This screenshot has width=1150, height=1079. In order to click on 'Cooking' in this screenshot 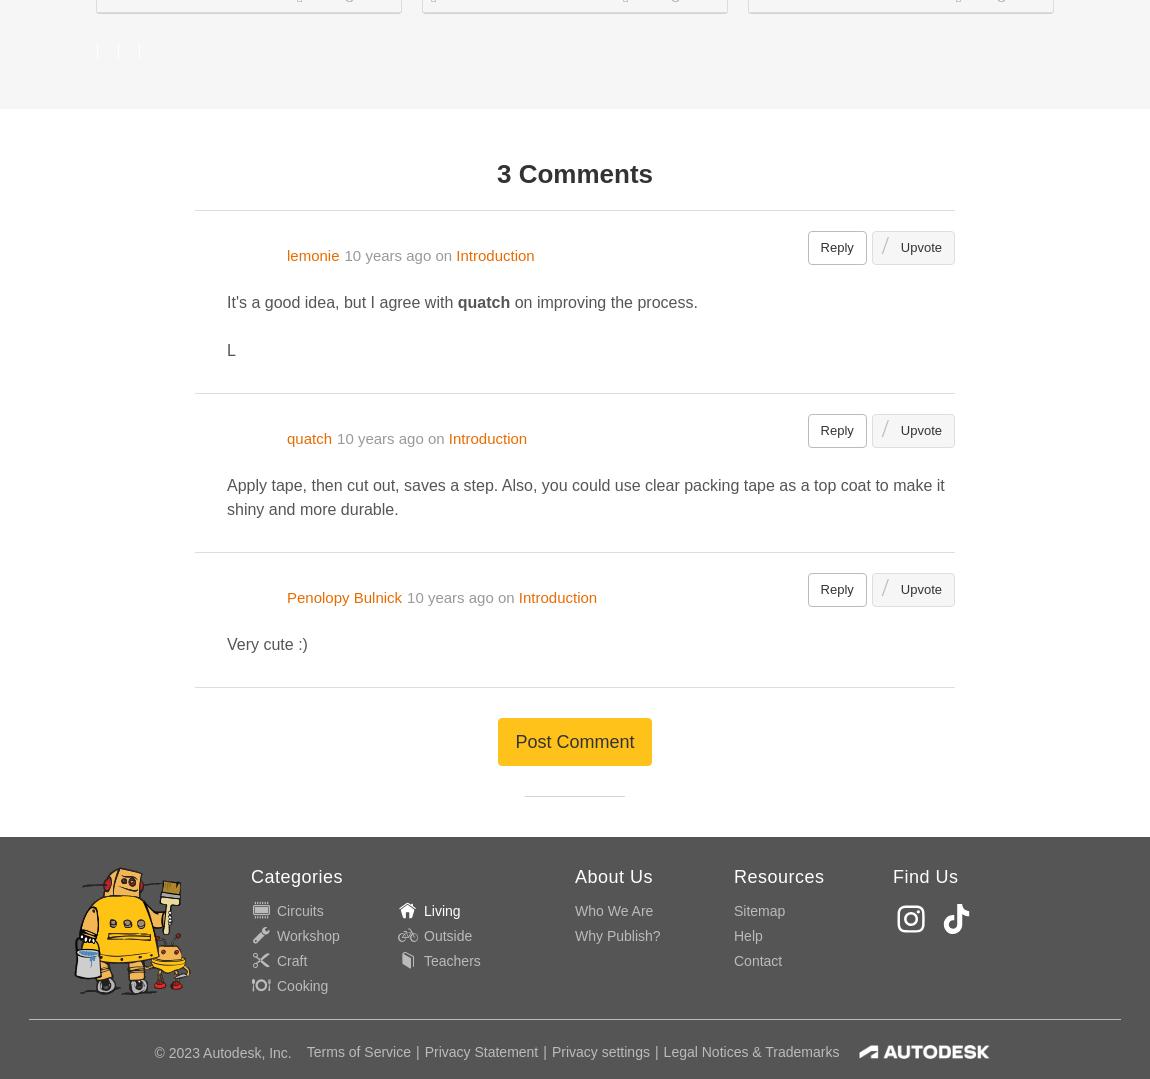, I will do `click(276, 984)`.